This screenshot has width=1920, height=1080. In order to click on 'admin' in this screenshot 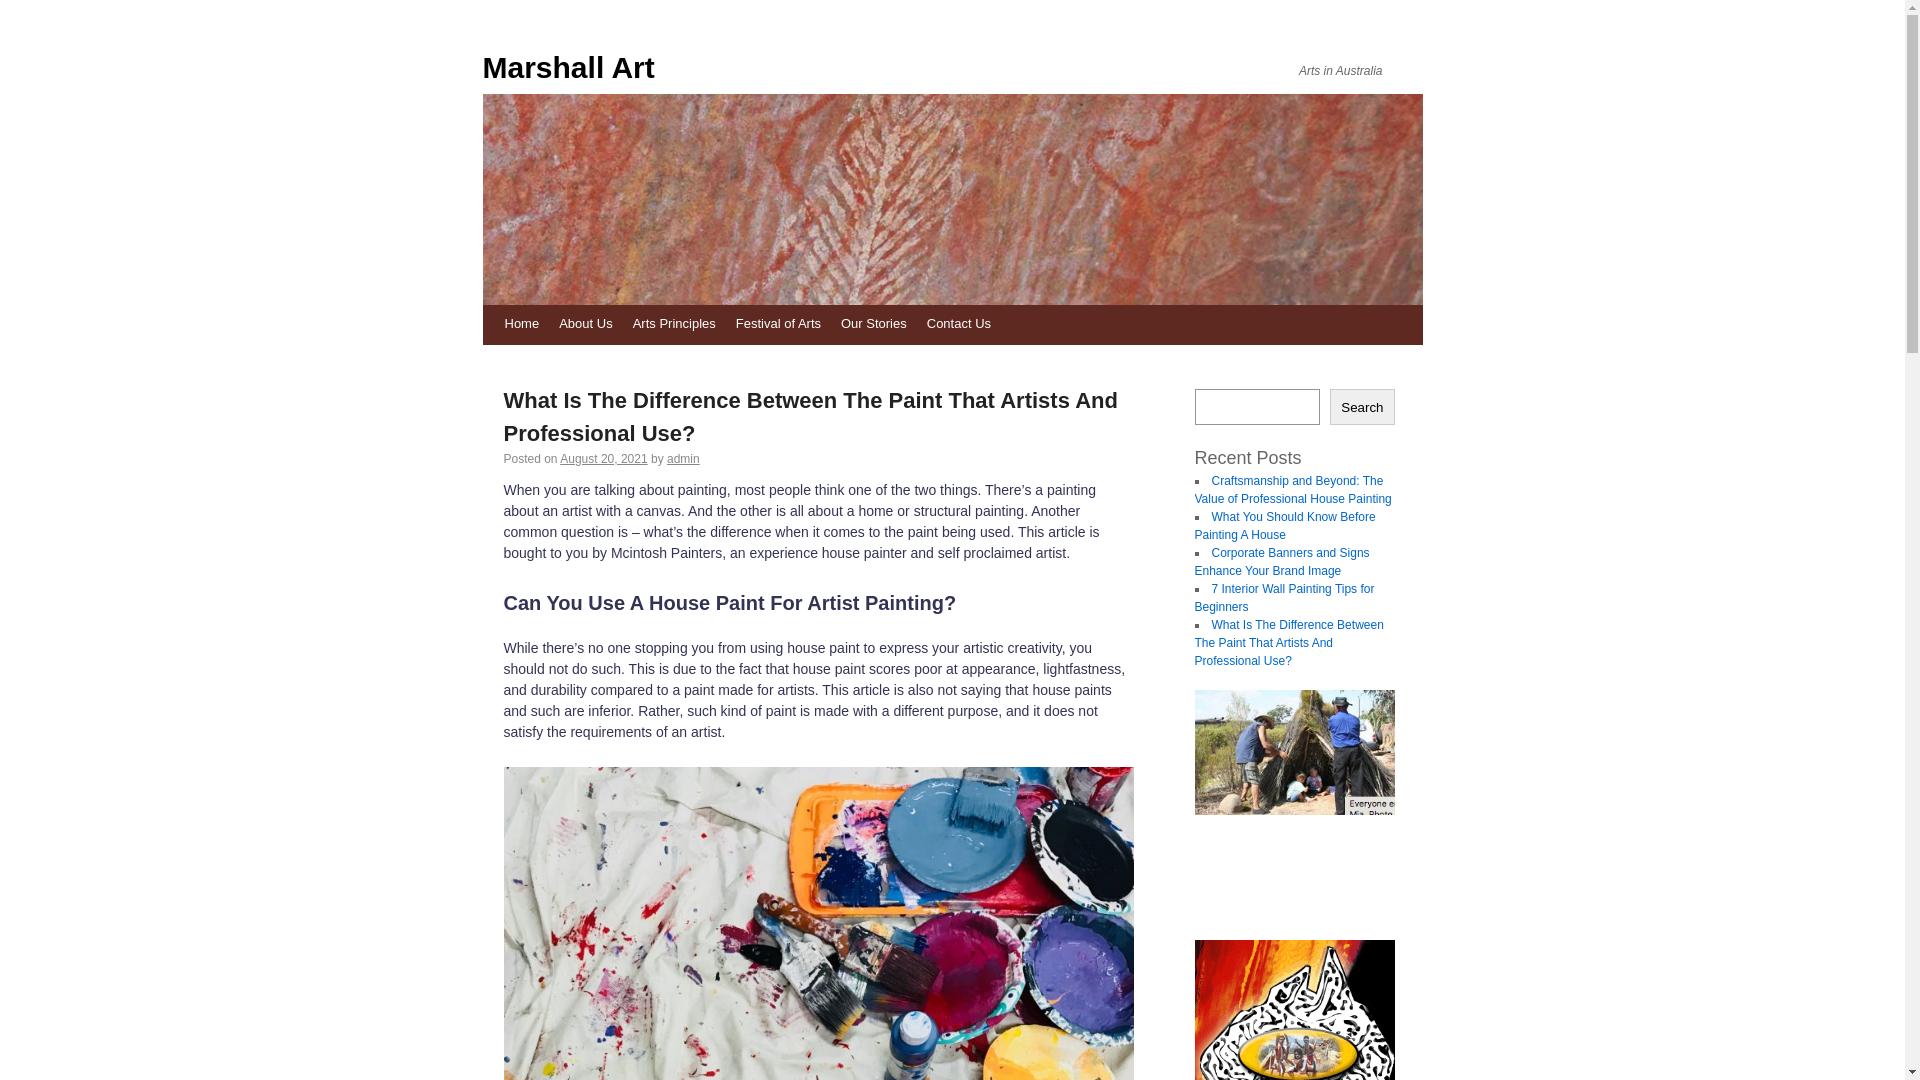, I will do `click(667, 459)`.